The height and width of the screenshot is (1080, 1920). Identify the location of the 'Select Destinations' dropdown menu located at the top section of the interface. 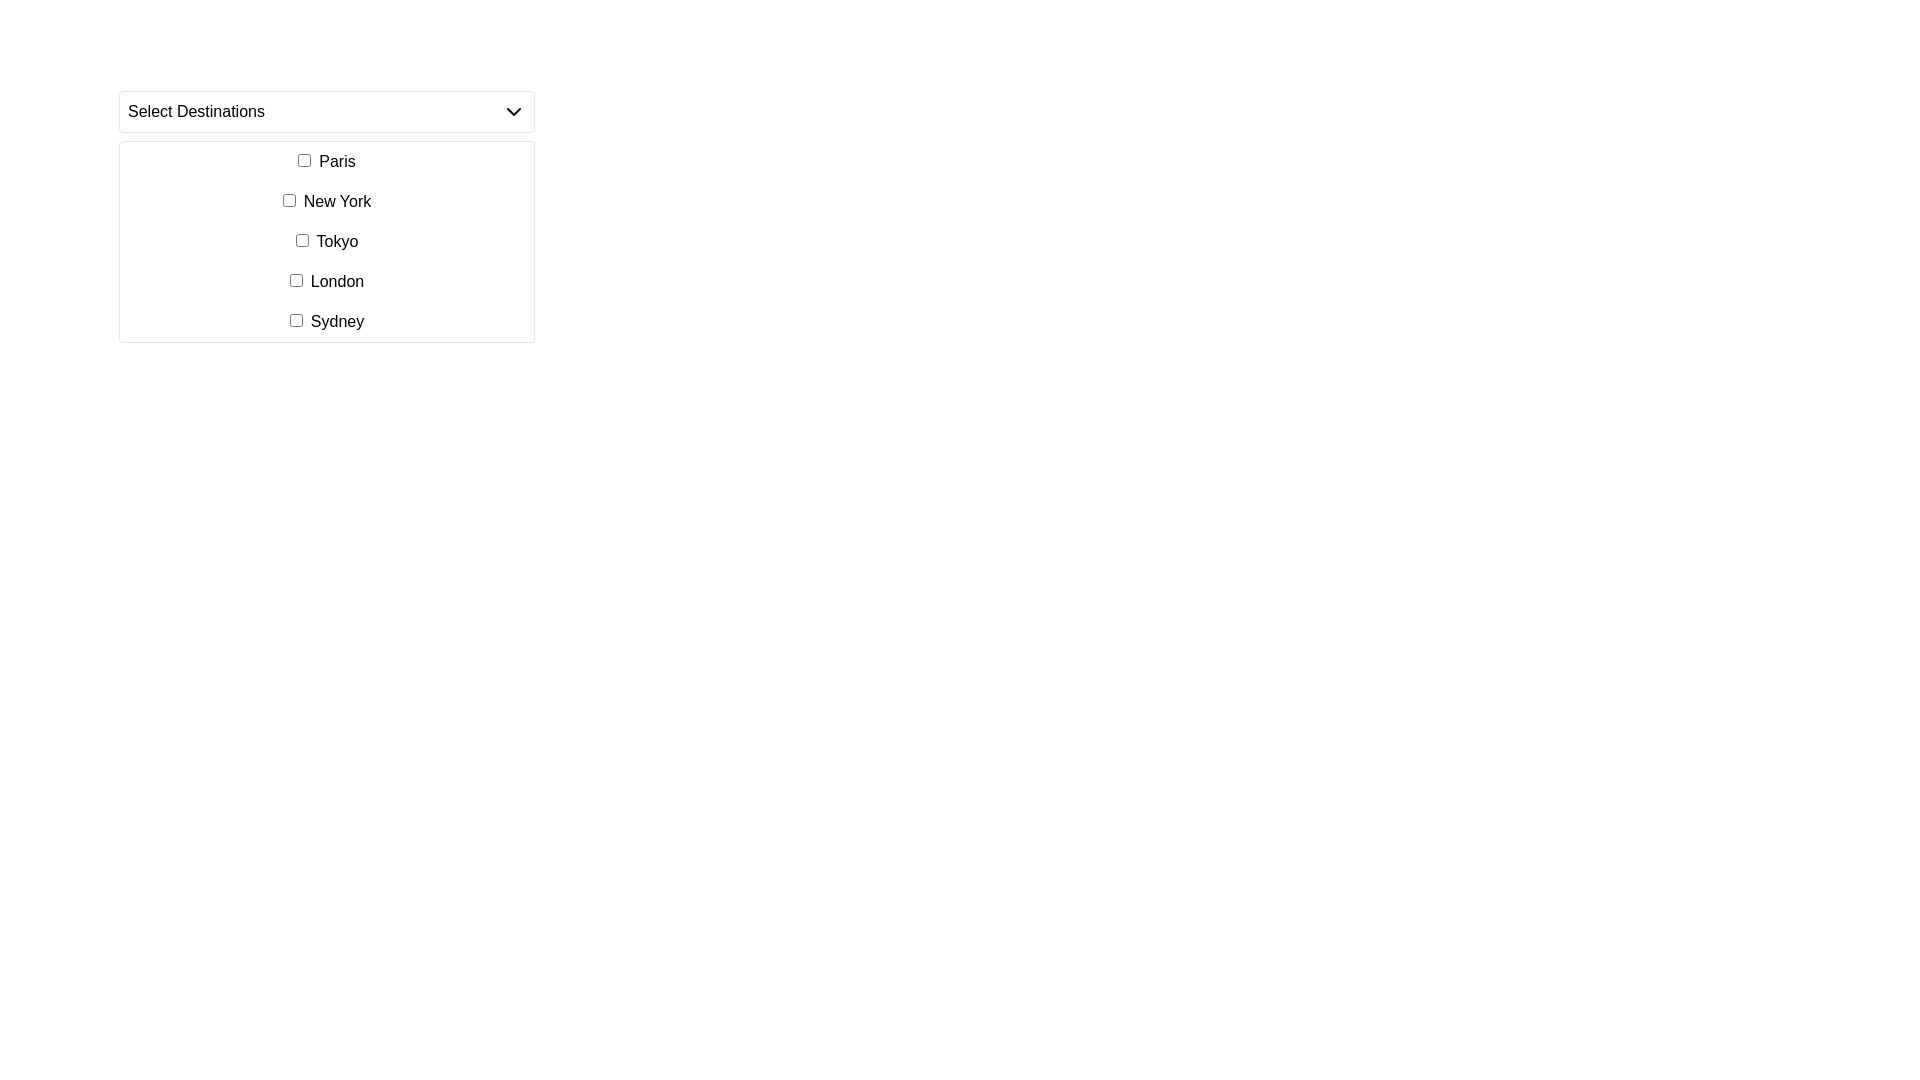
(326, 111).